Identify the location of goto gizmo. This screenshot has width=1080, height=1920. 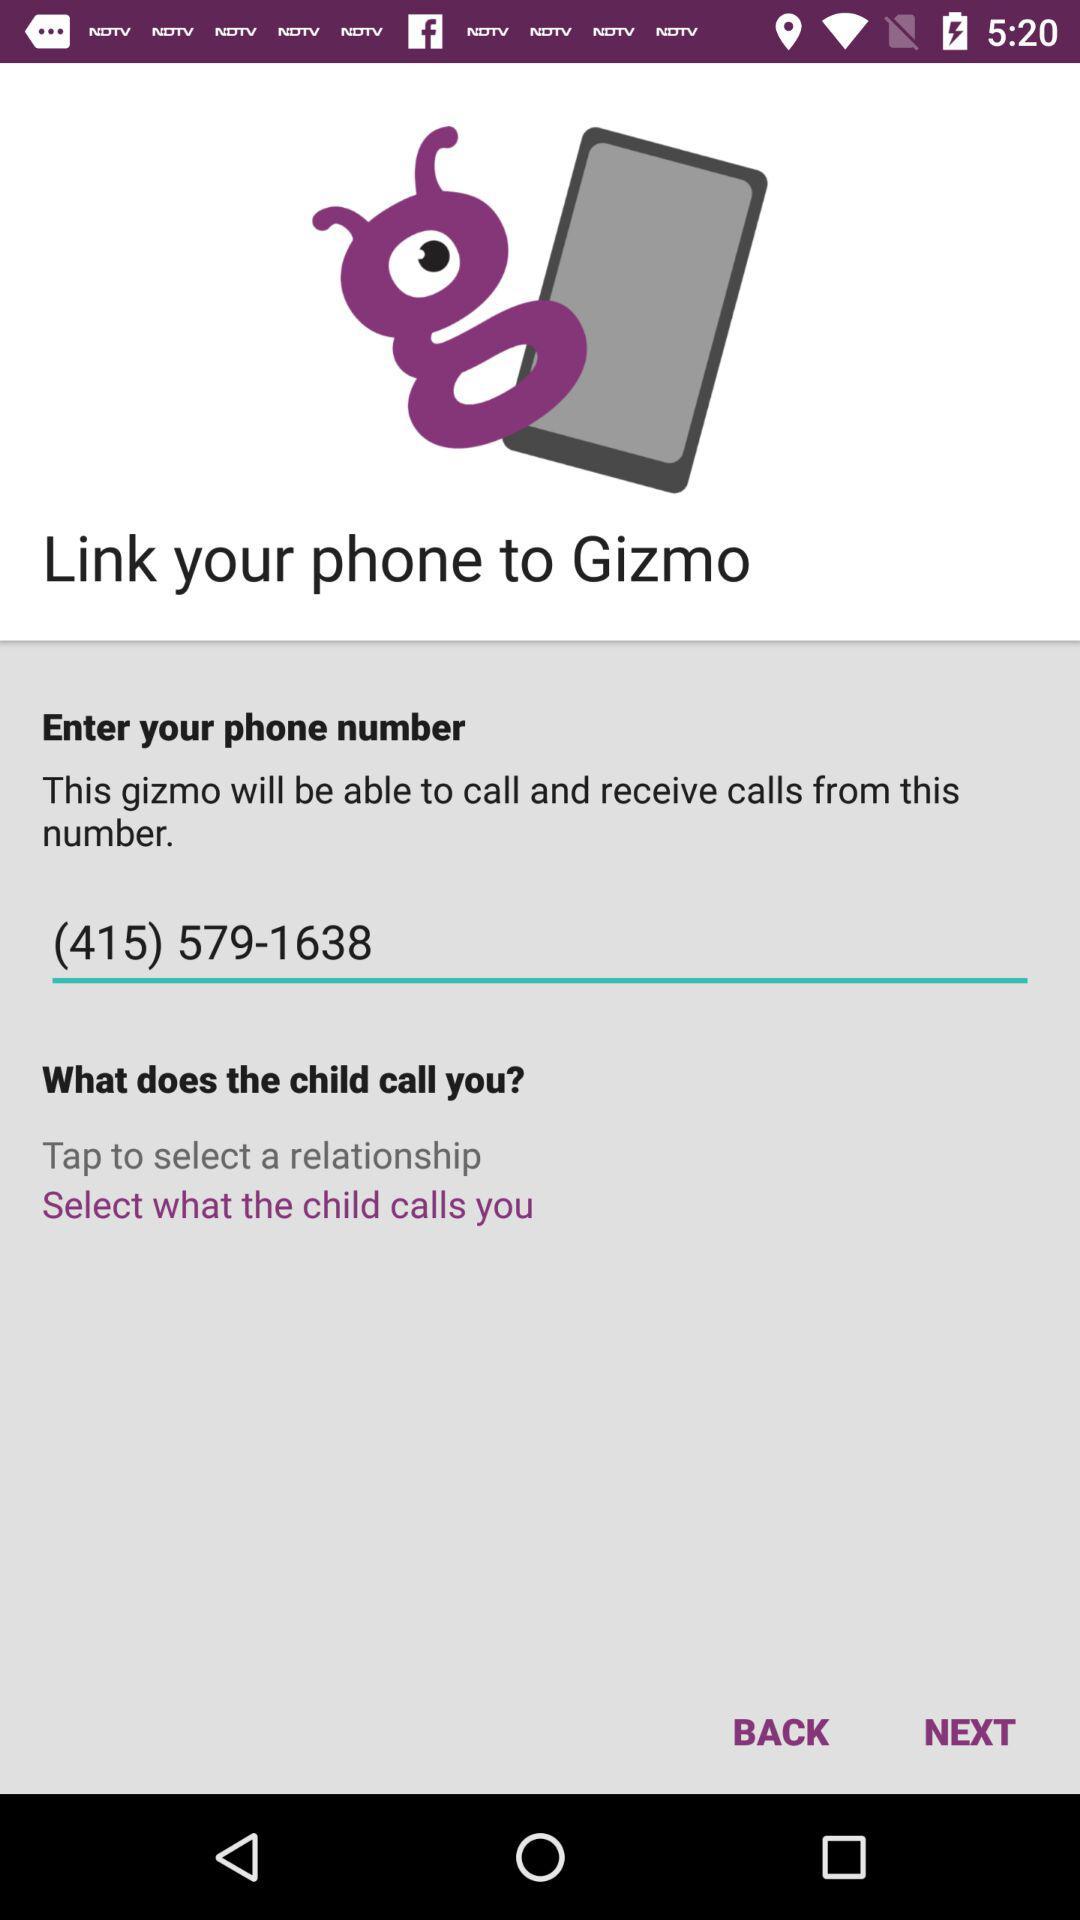
(540, 308).